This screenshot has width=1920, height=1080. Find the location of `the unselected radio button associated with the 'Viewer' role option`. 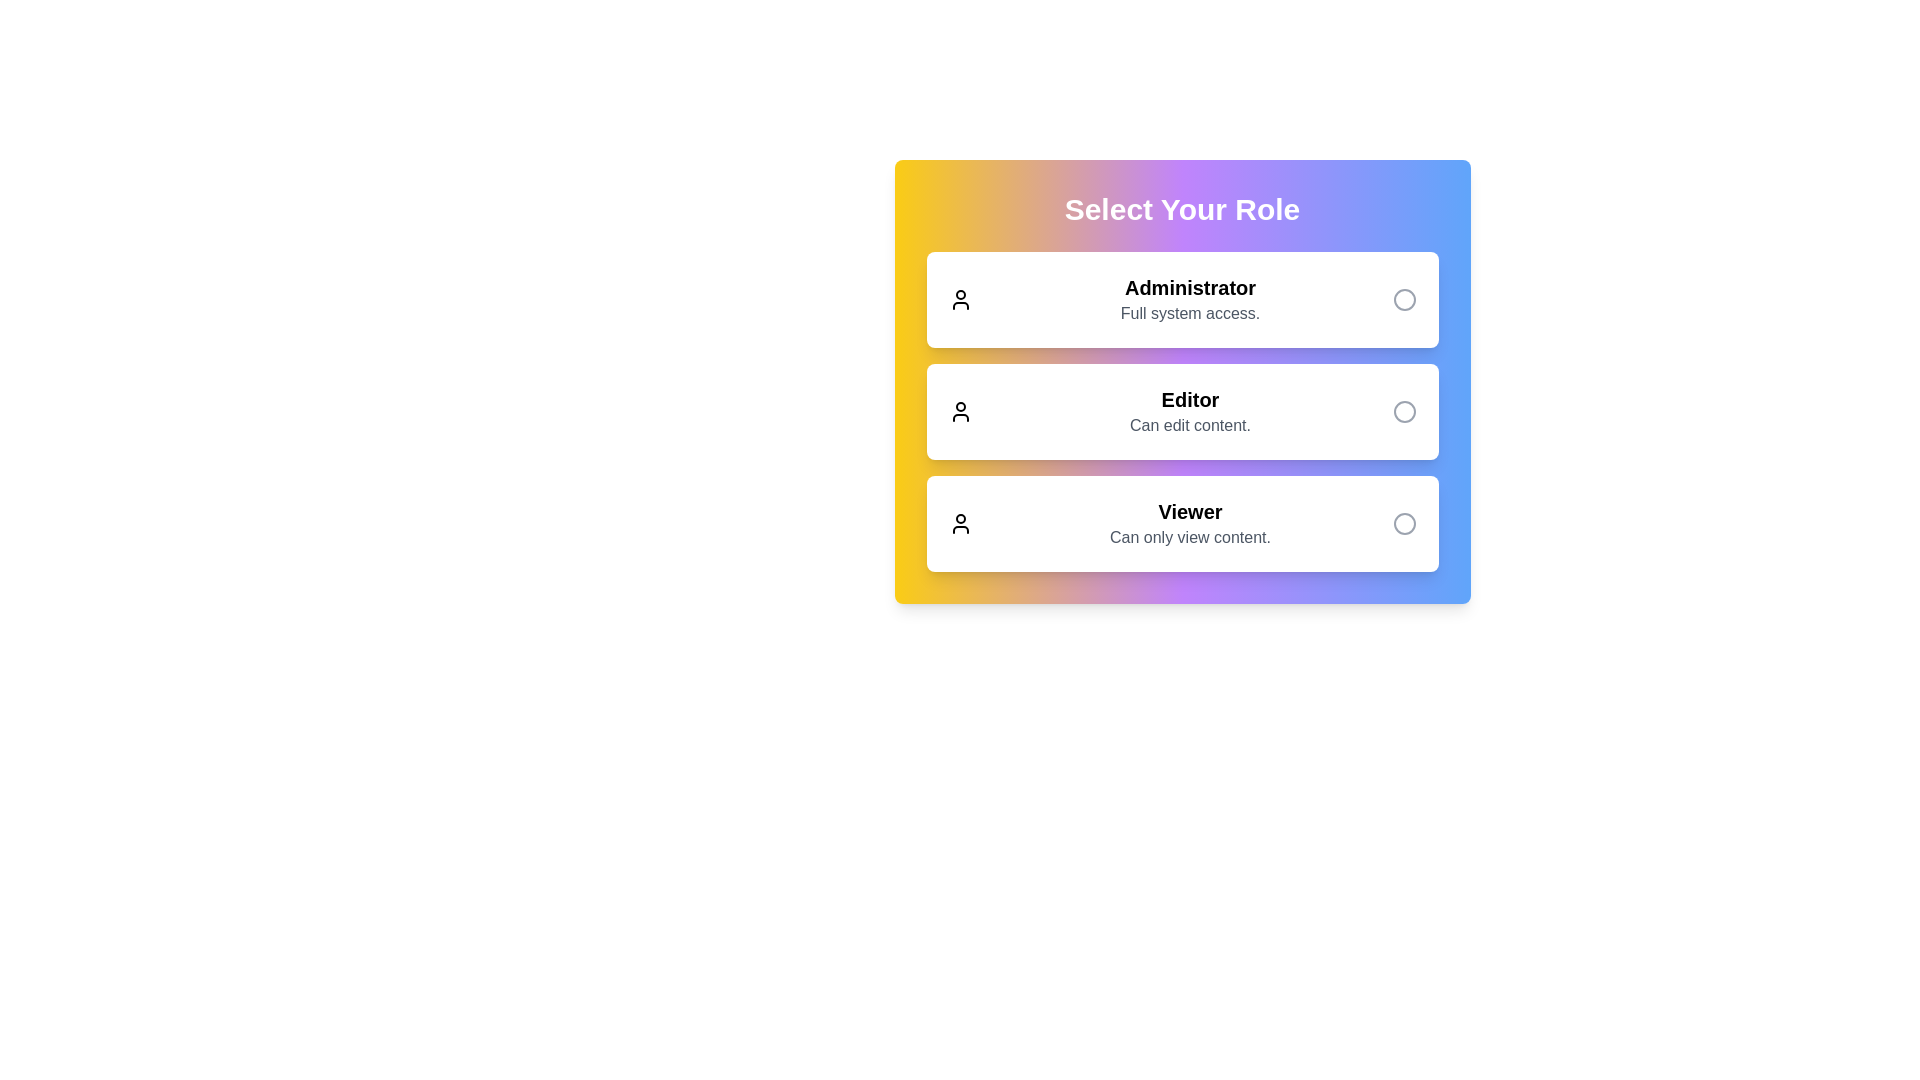

the unselected radio button associated with the 'Viewer' role option is located at coordinates (1403, 523).